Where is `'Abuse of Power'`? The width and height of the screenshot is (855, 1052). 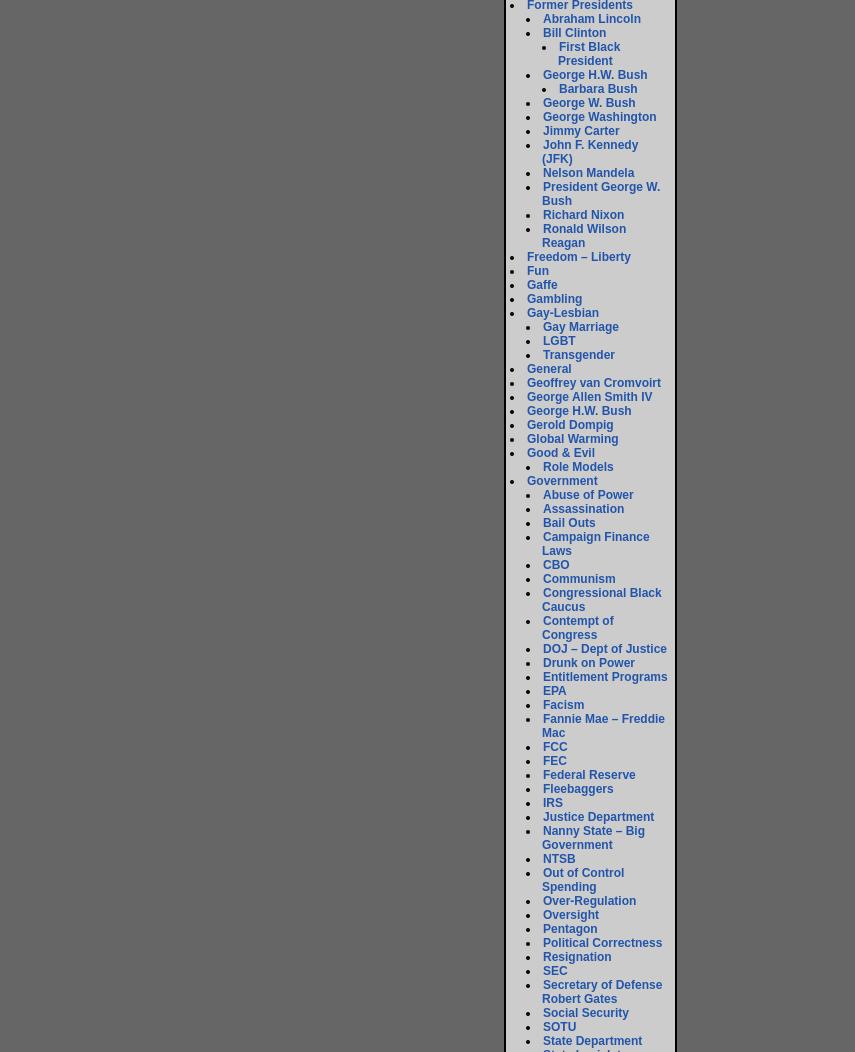
'Abuse of Power' is located at coordinates (586, 493).